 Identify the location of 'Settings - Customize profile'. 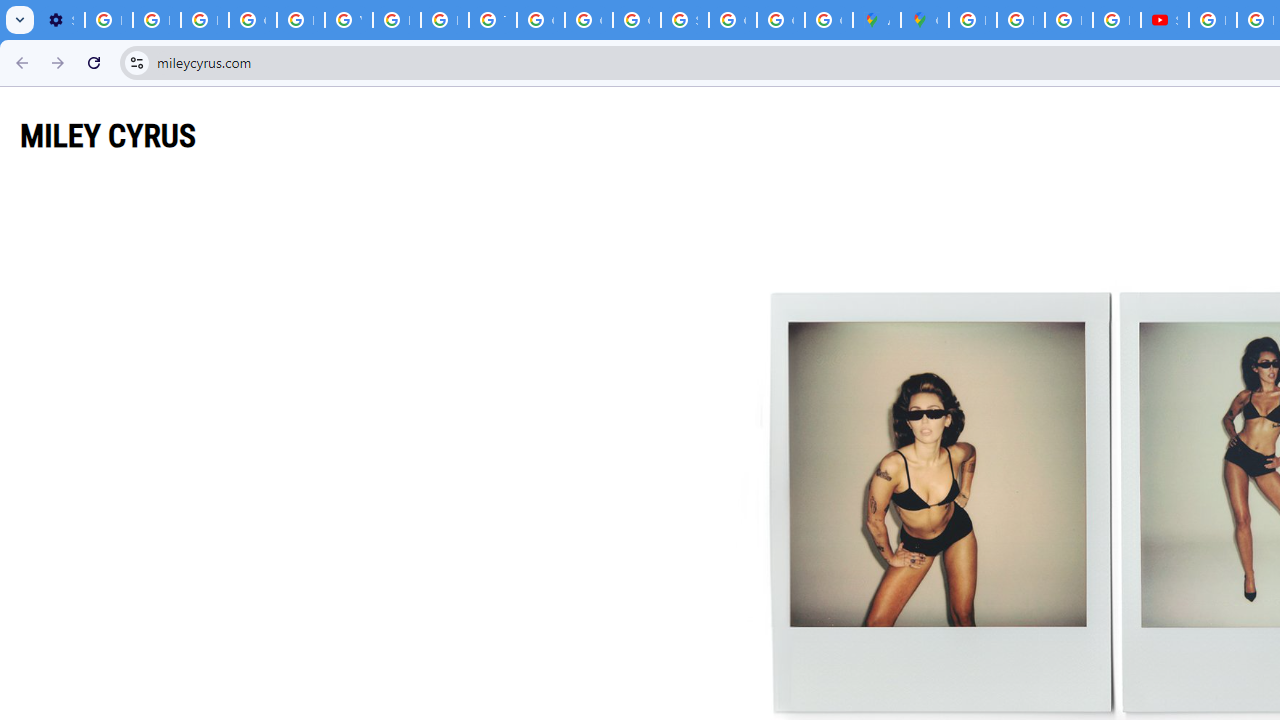
(60, 20).